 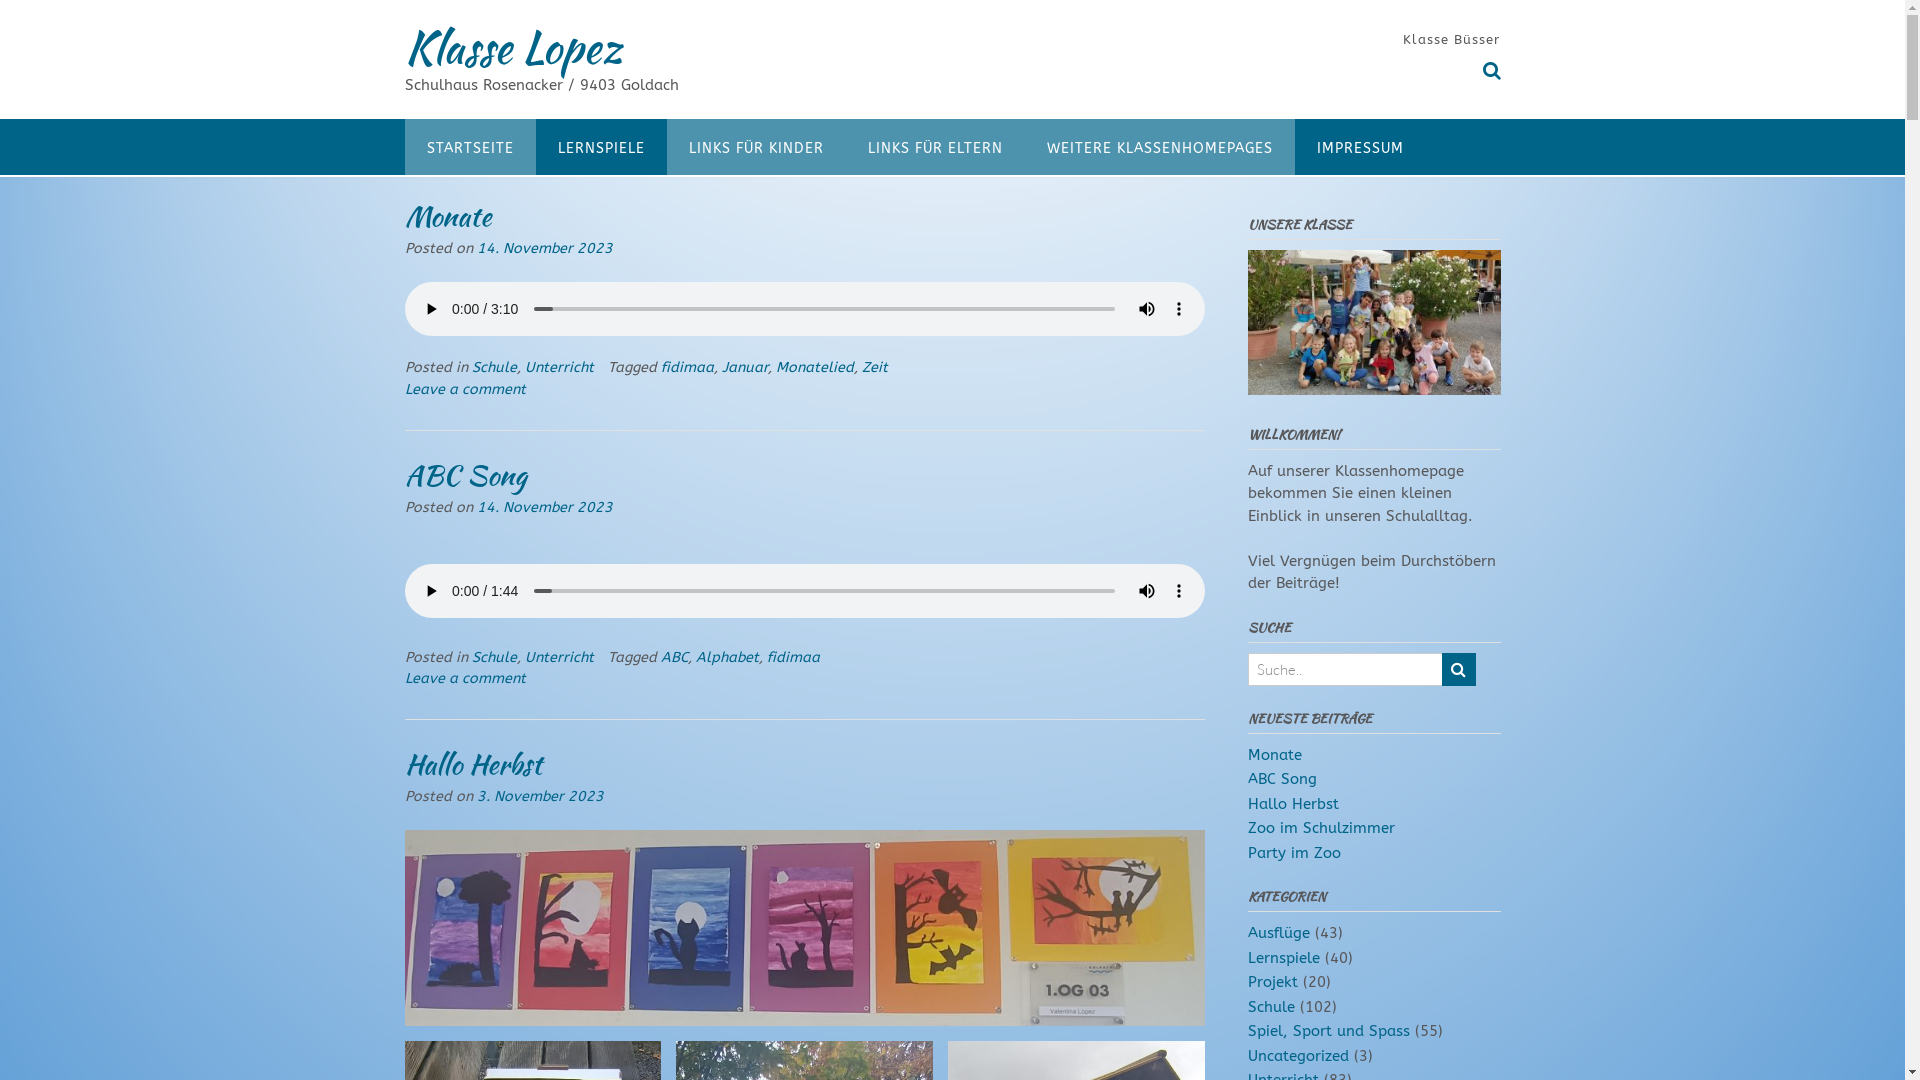 What do you see at coordinates (494, 656) in the screenshot?
I see `'Schule'` at bounding box center [494, 656].